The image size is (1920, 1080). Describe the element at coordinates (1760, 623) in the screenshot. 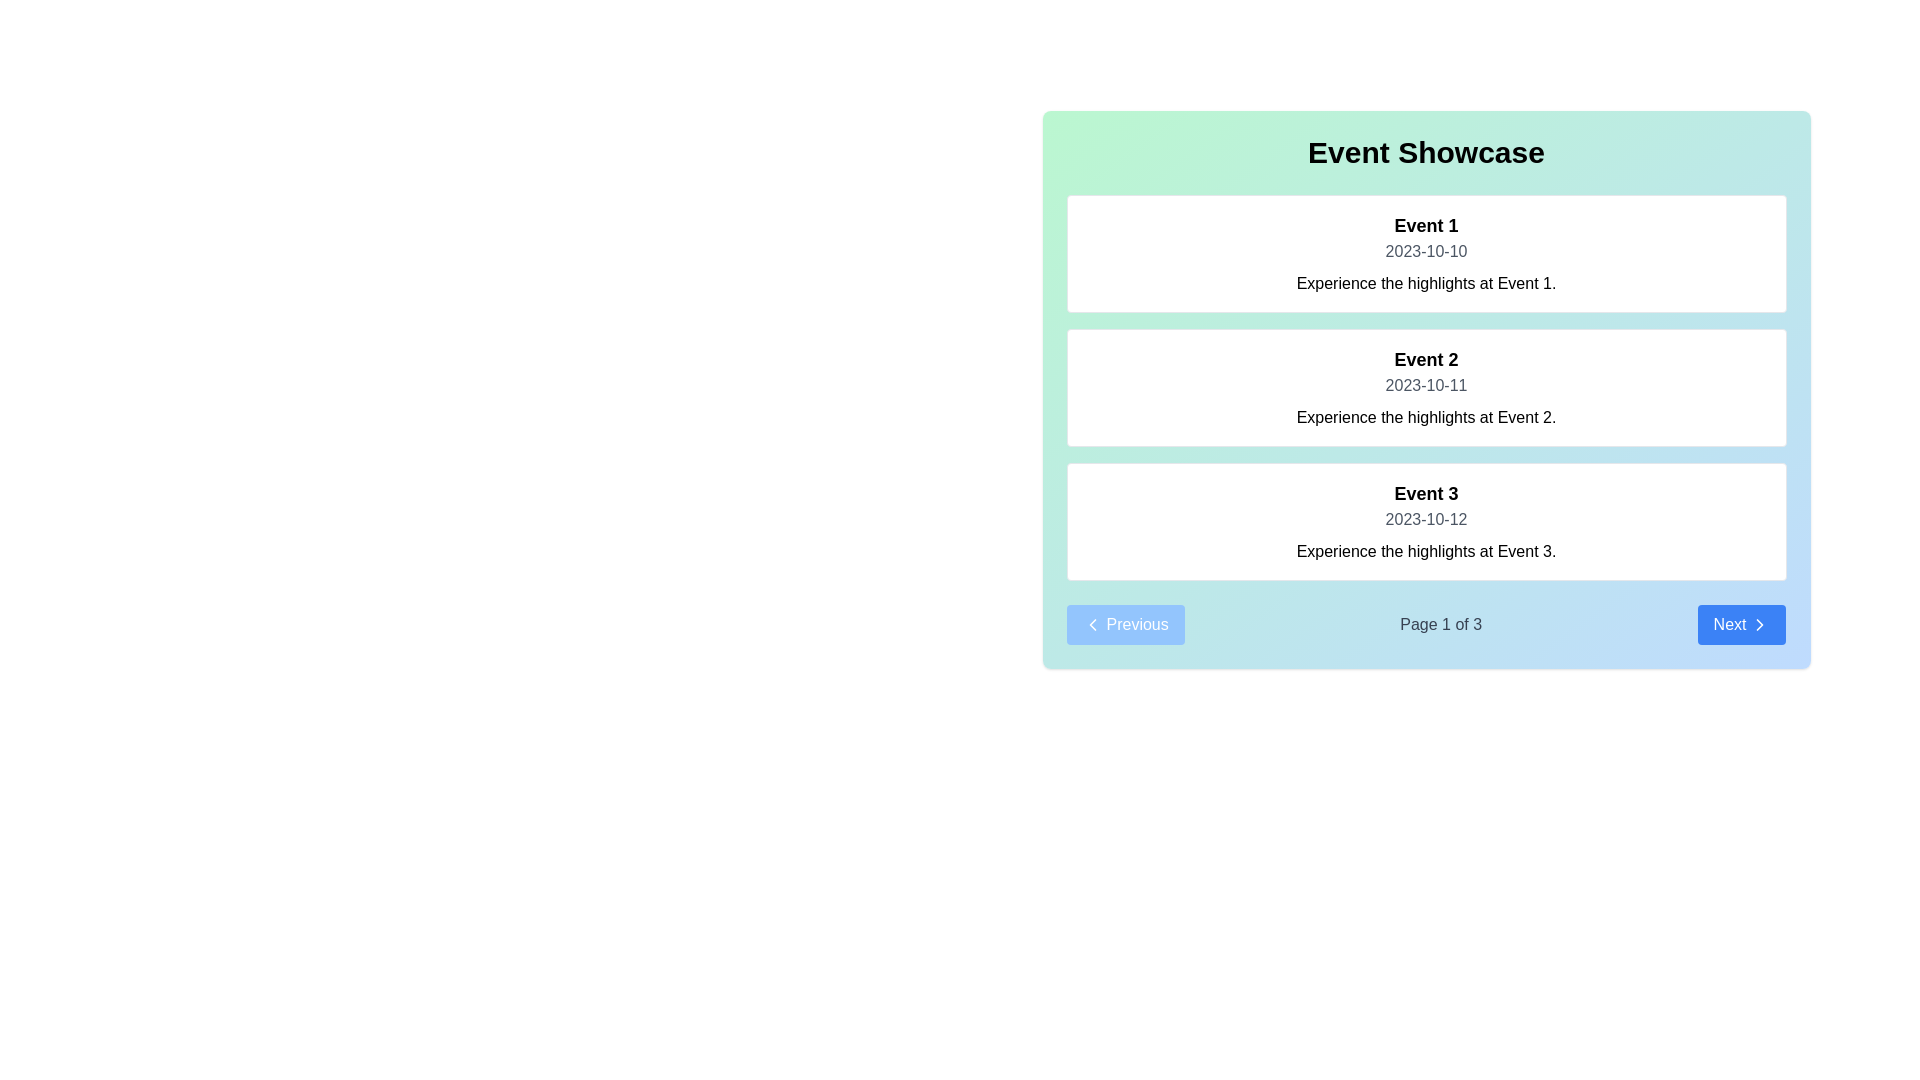

I see `the small right-pointing arrow icon within the 'Next' button at the bottom-right corner of the pagination bar` at that location.